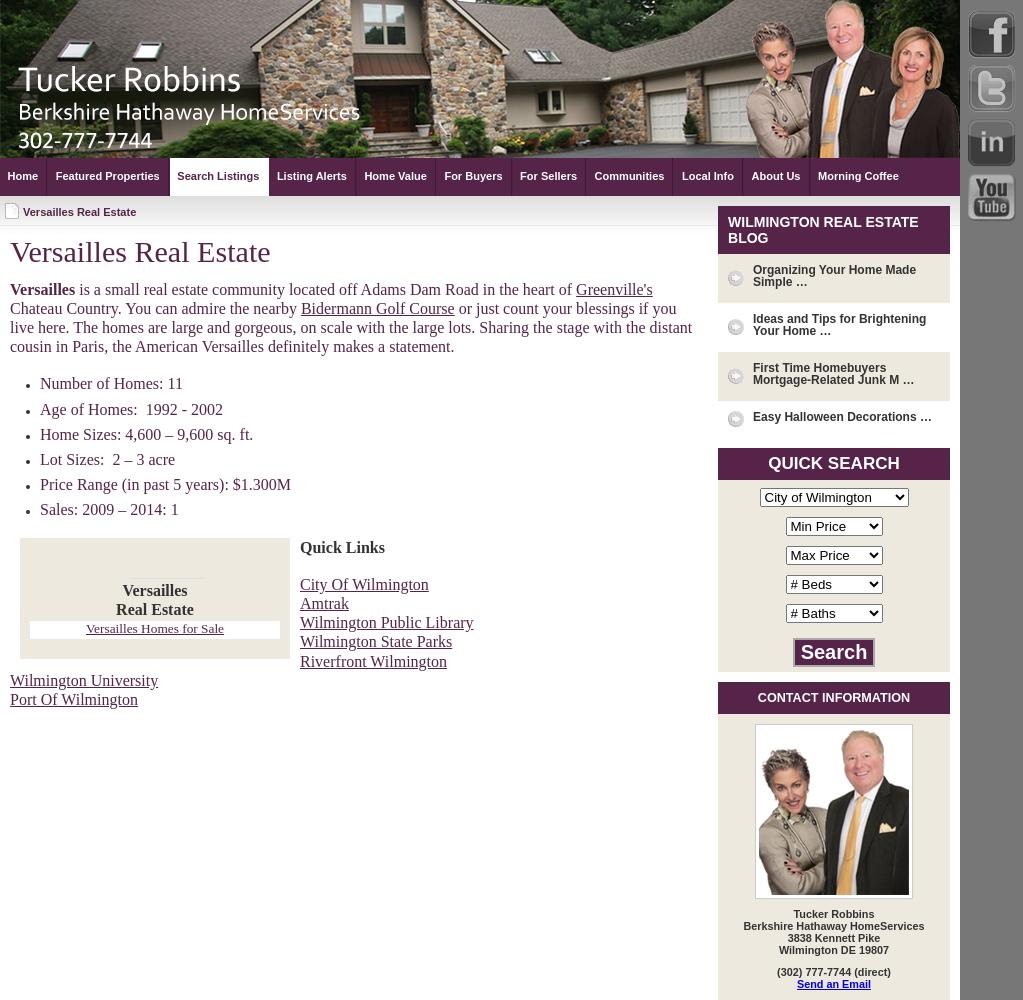 The image size is (1023, 1000). What do you see at coordinates (83, 679) in the screenshot?
I see `'Wilmington University'` at bounding box center [83, 679].